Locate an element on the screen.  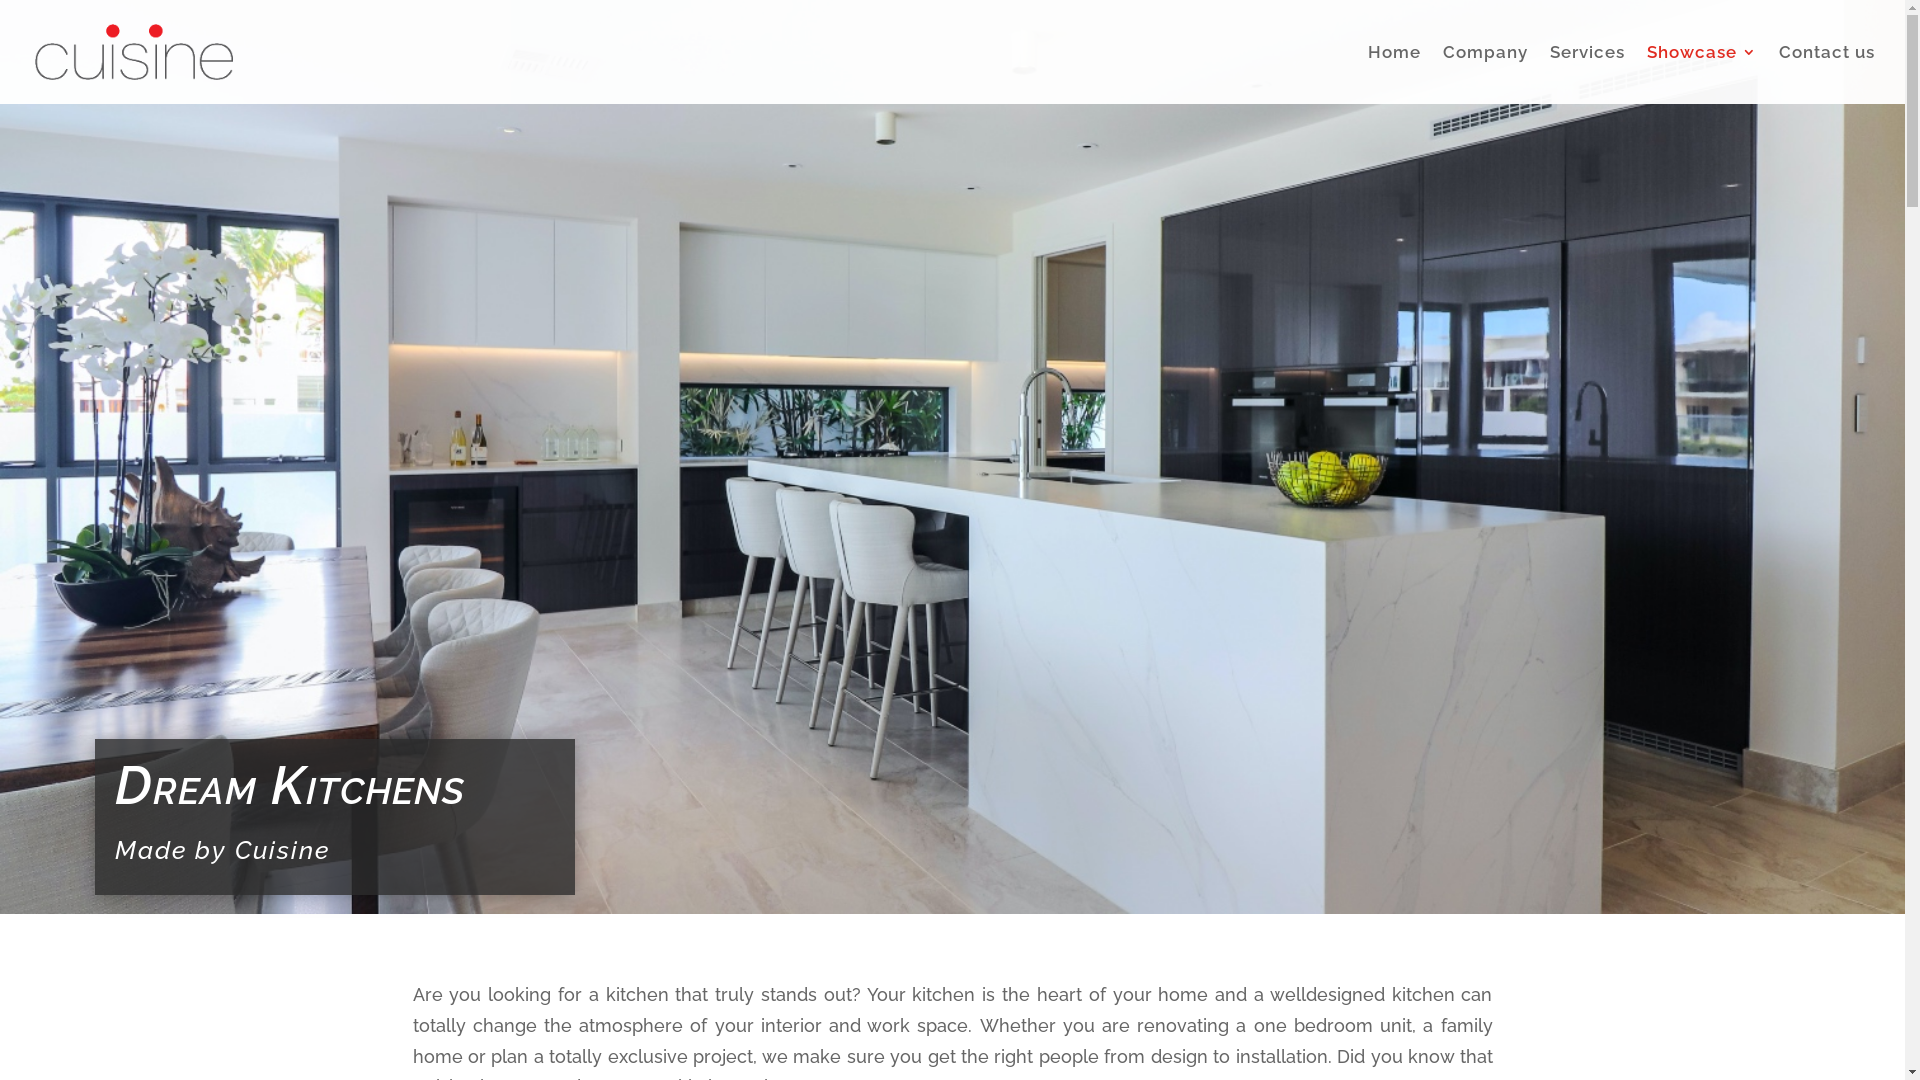
'Services' is located at coordinates (1549, 73).